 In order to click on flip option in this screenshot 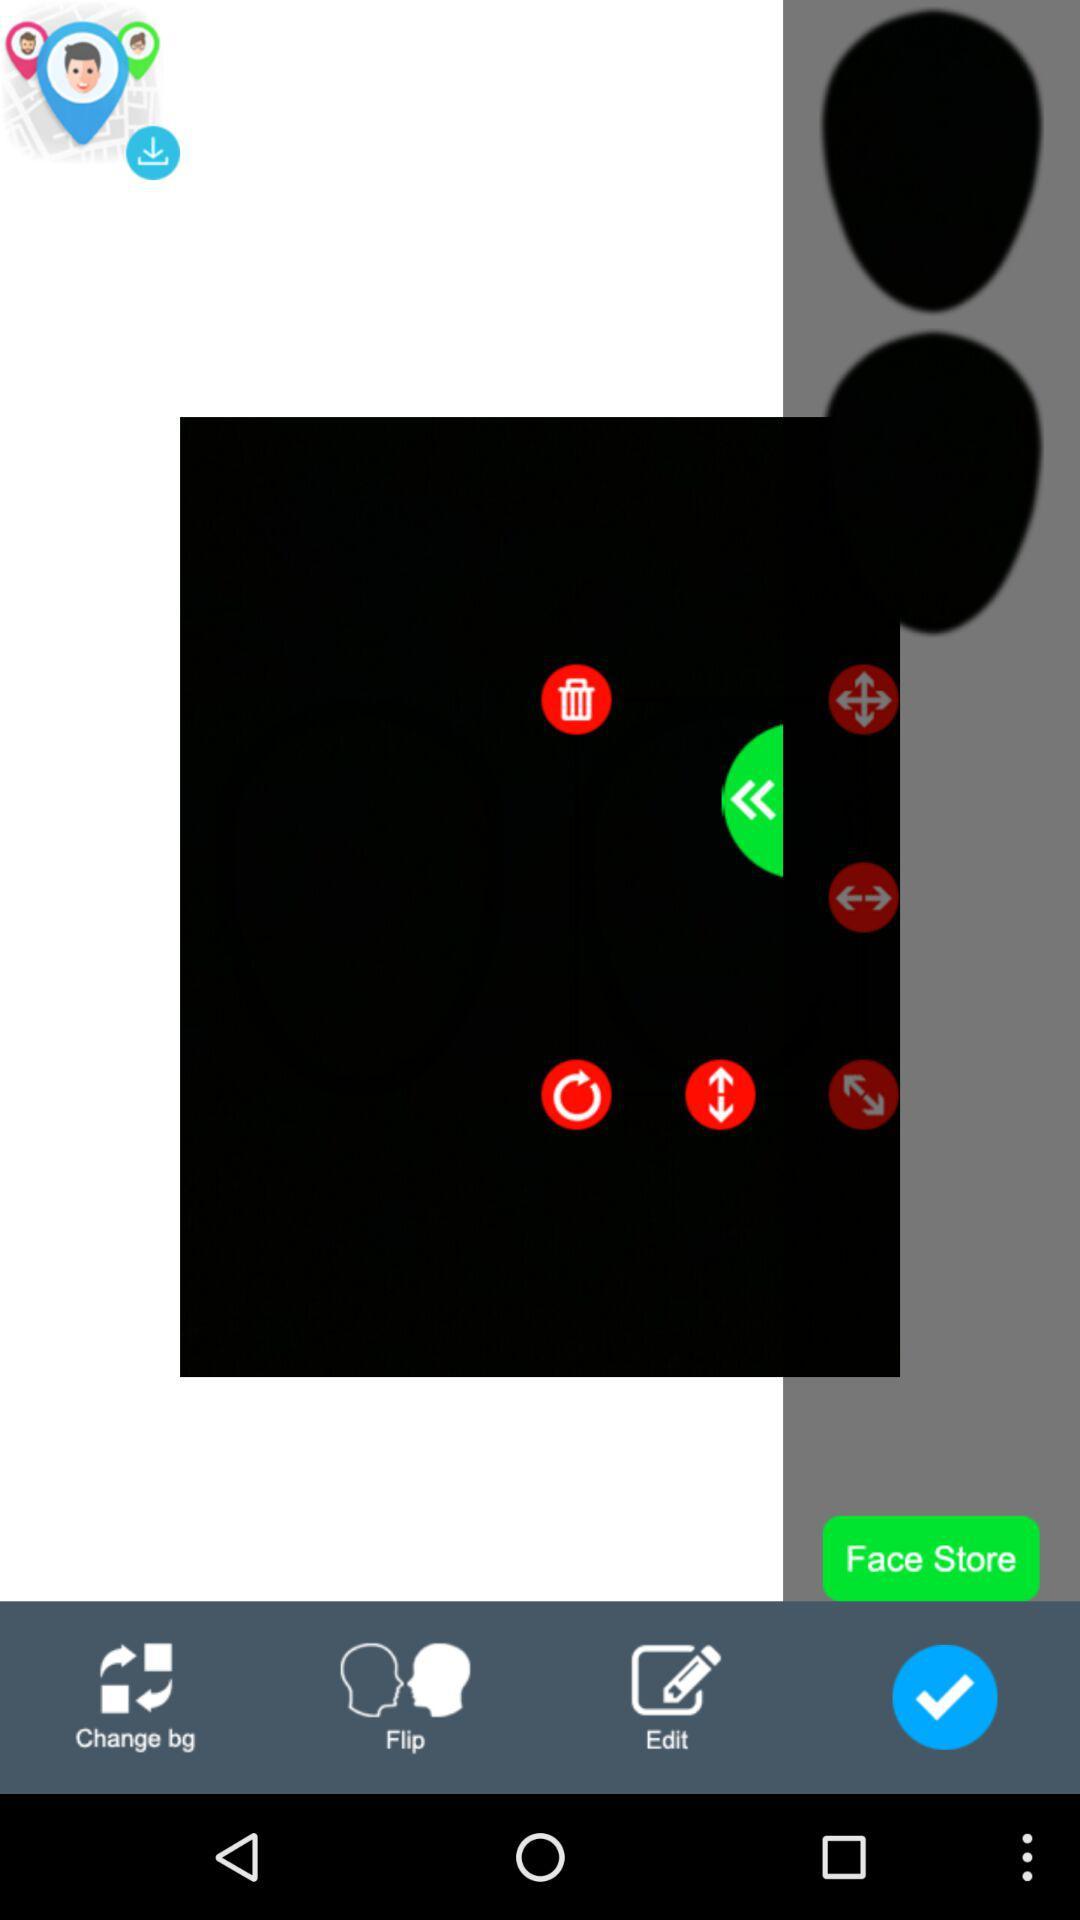, I will do `click(405, 1696)`.